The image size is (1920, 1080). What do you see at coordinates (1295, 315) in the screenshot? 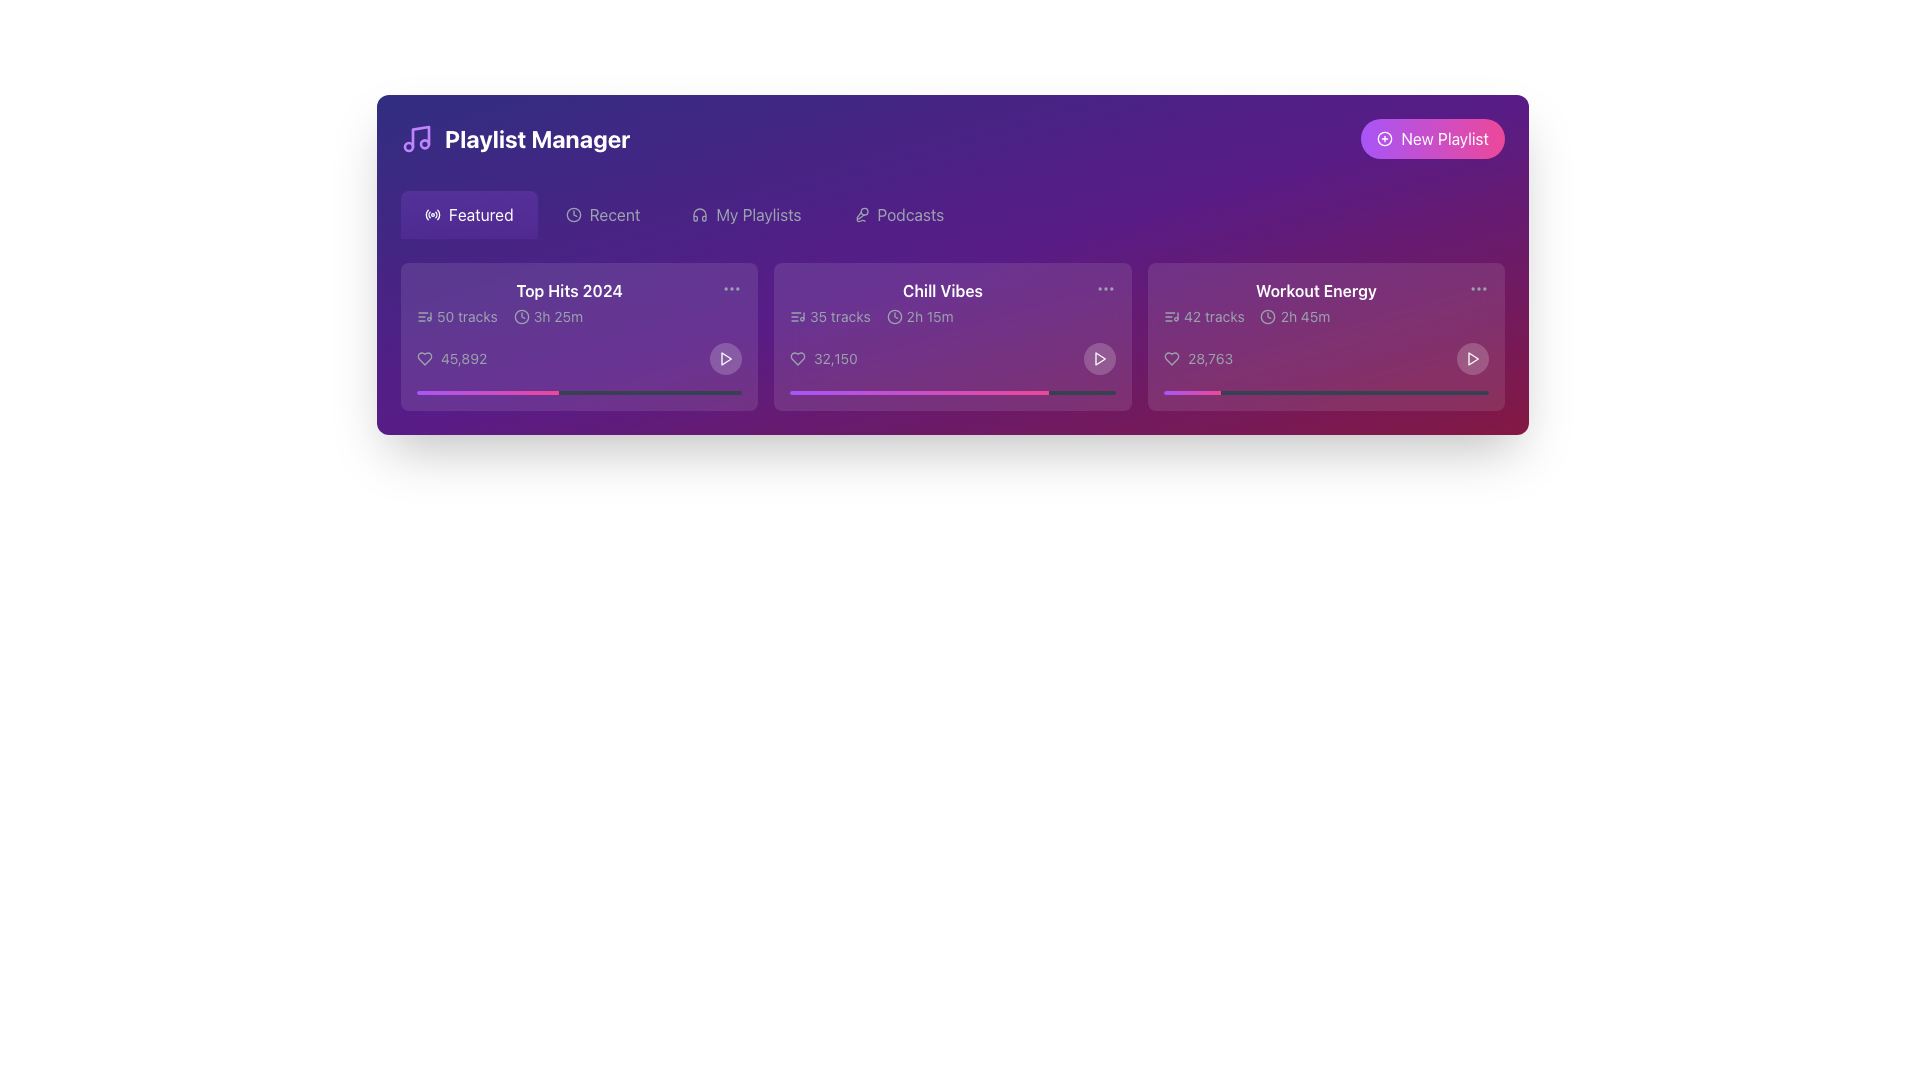
I see `the Duration label element displaying the total duration of the playlist` at bounding box center [1295, 315].